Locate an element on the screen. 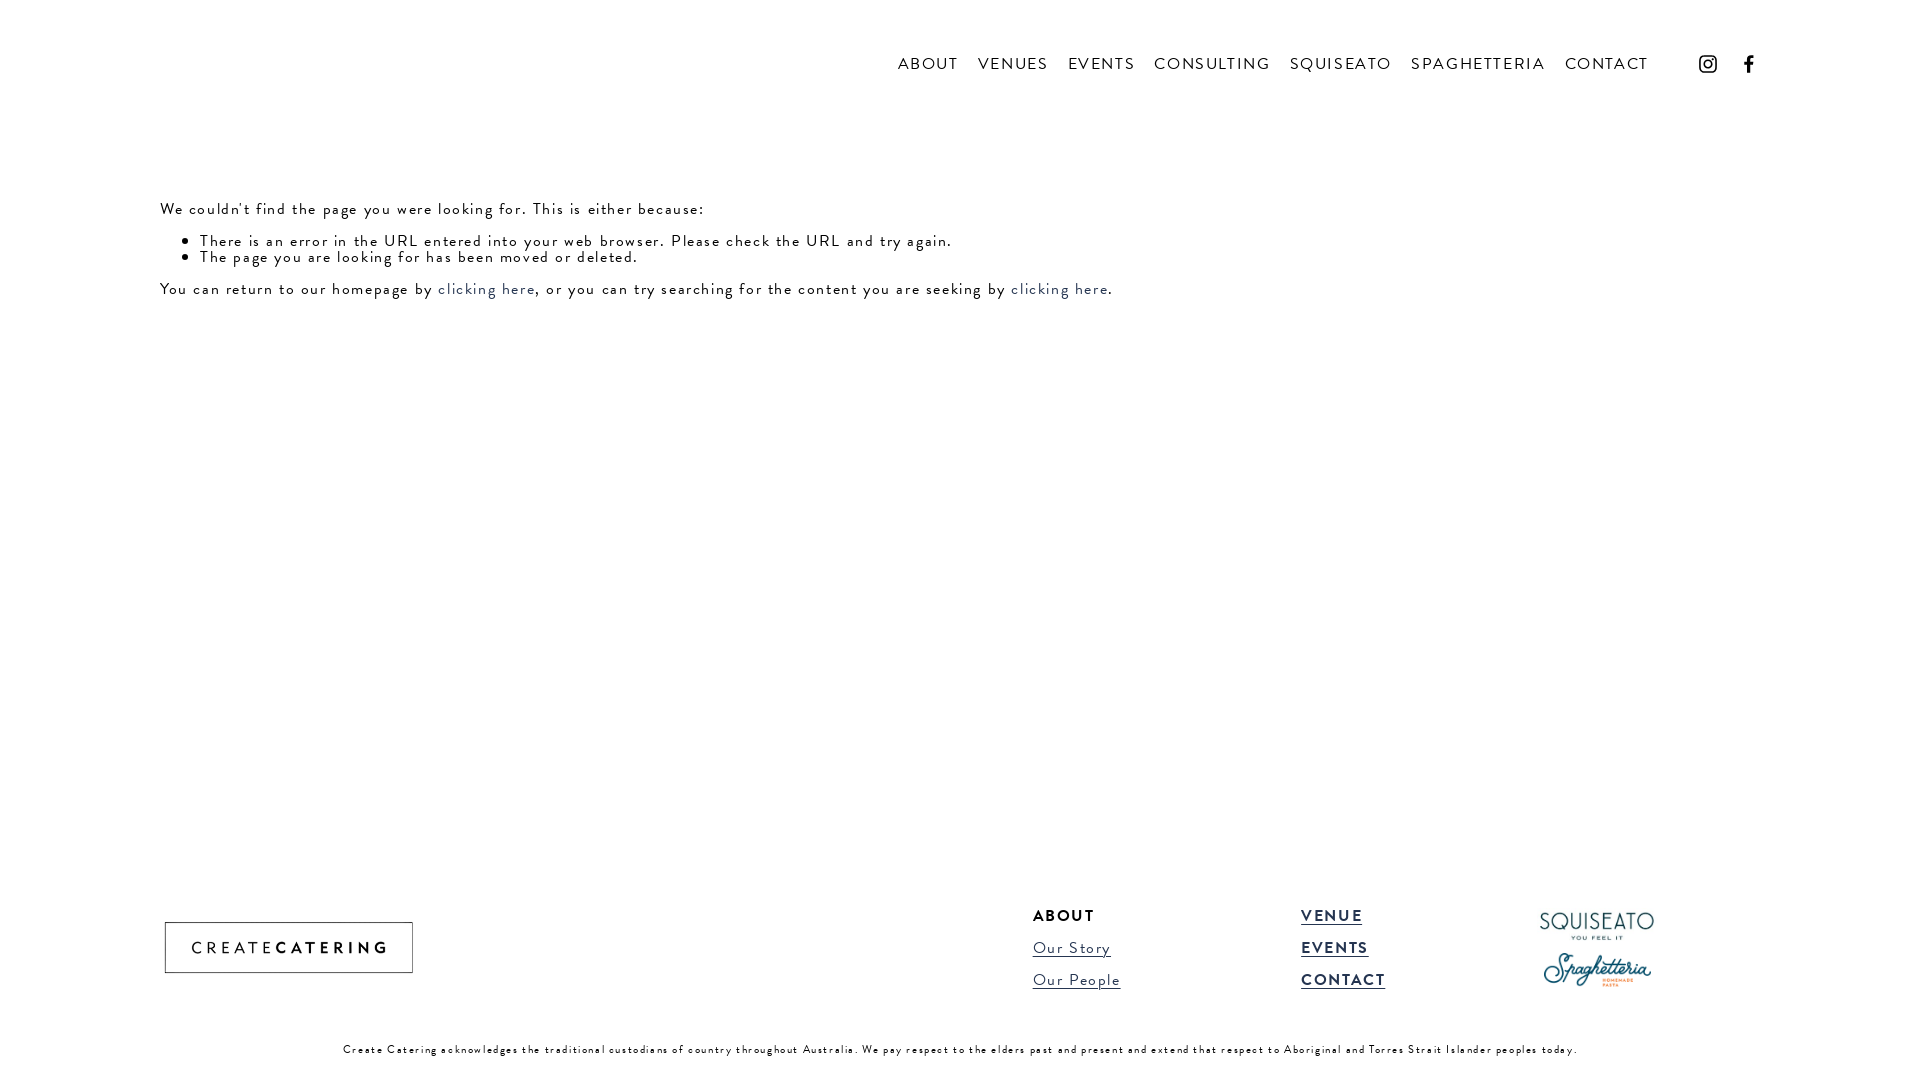 The width and height of the screenshot is (1920, 1080). 'clicking here' is located at coordinates (486, 289).